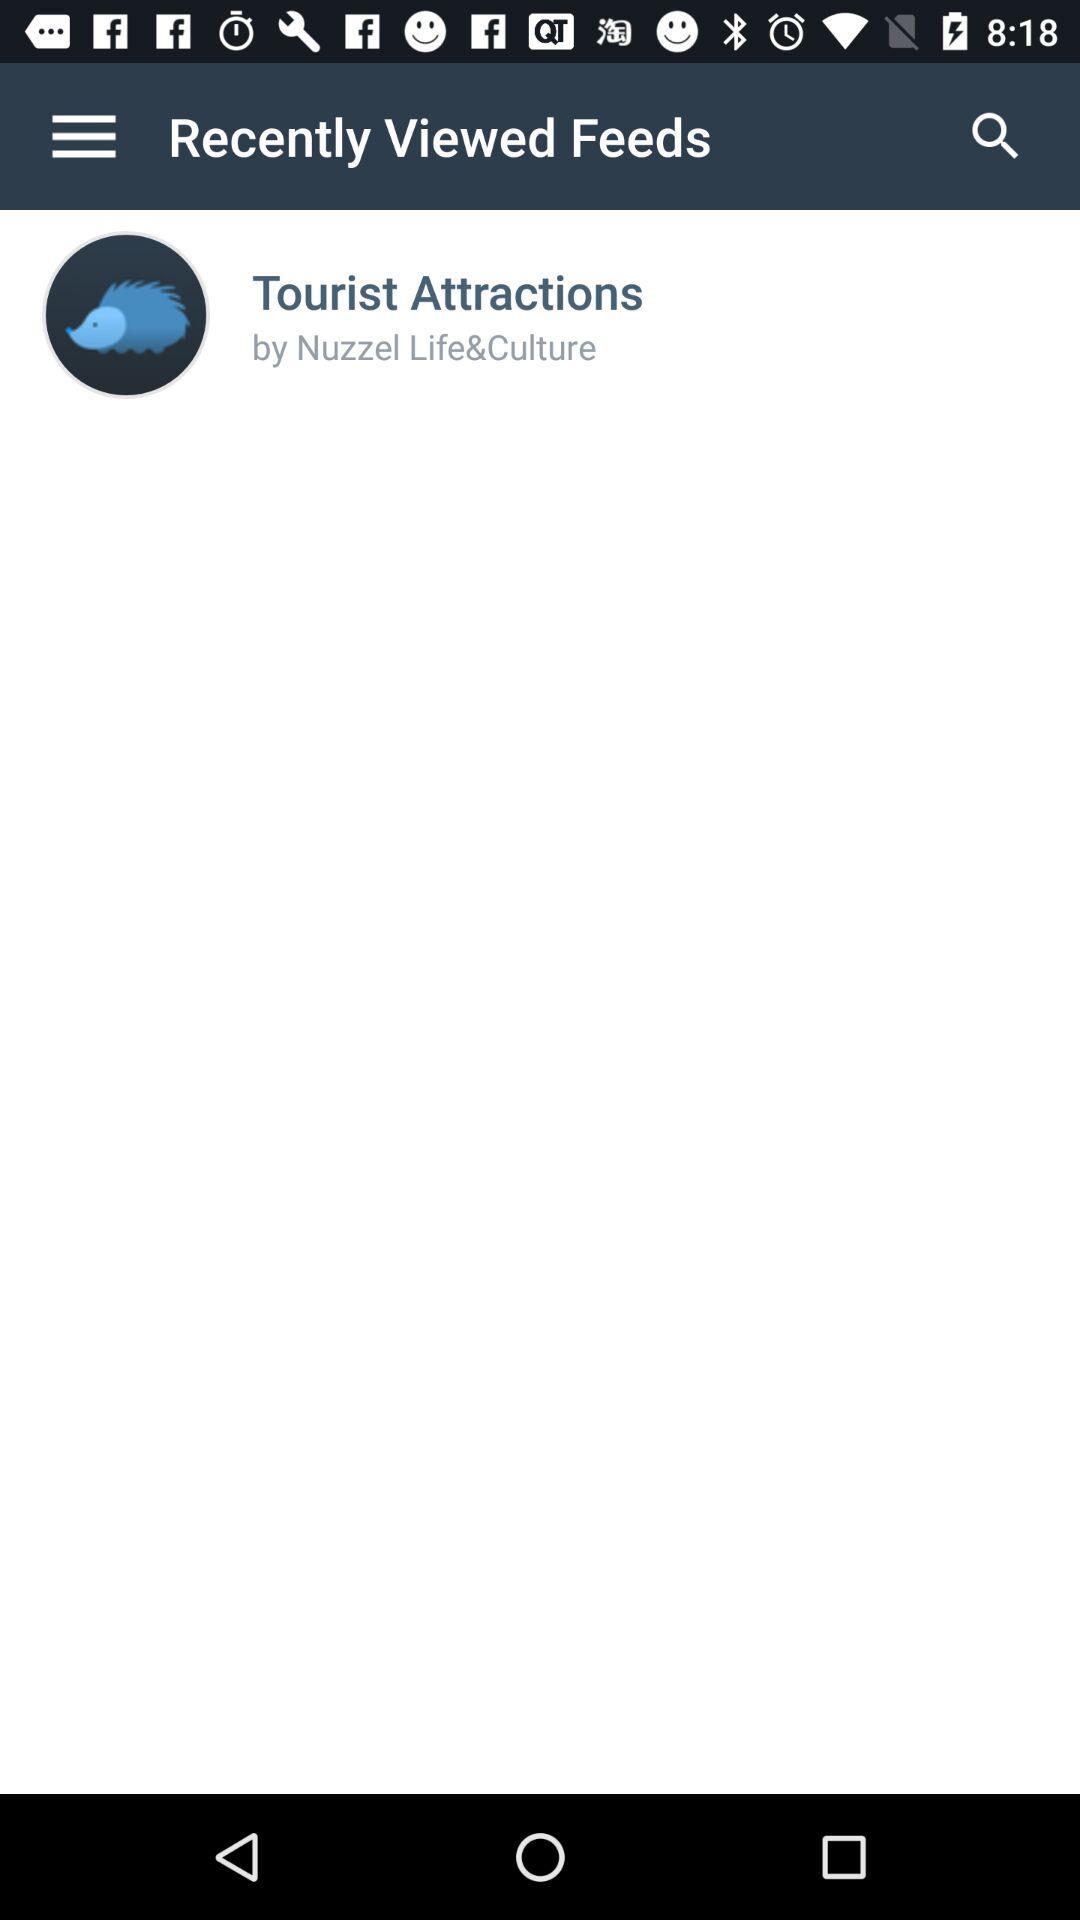 This screenshot has height=1920, width=1080. I want to click on open navigation menu, so click(104, 135).